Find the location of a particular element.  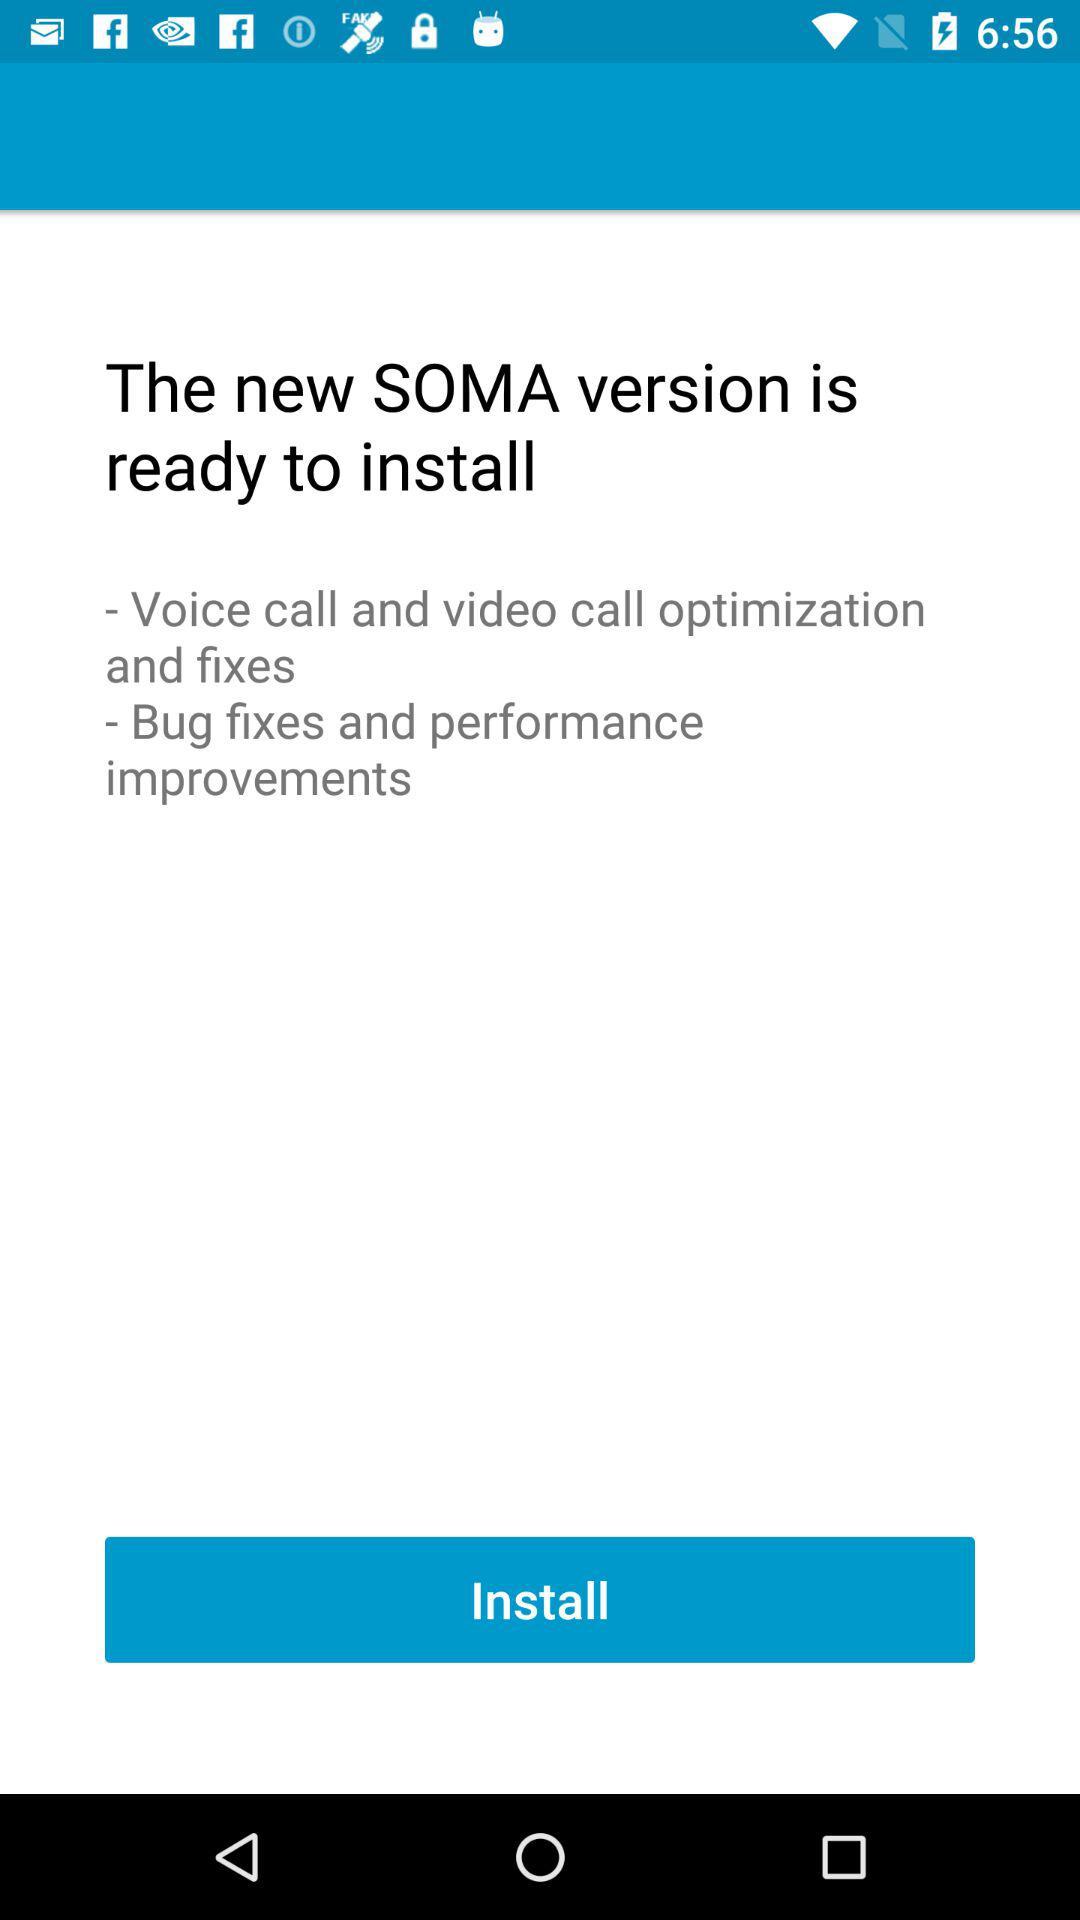

item above install item is located at coordinates (540, 691).